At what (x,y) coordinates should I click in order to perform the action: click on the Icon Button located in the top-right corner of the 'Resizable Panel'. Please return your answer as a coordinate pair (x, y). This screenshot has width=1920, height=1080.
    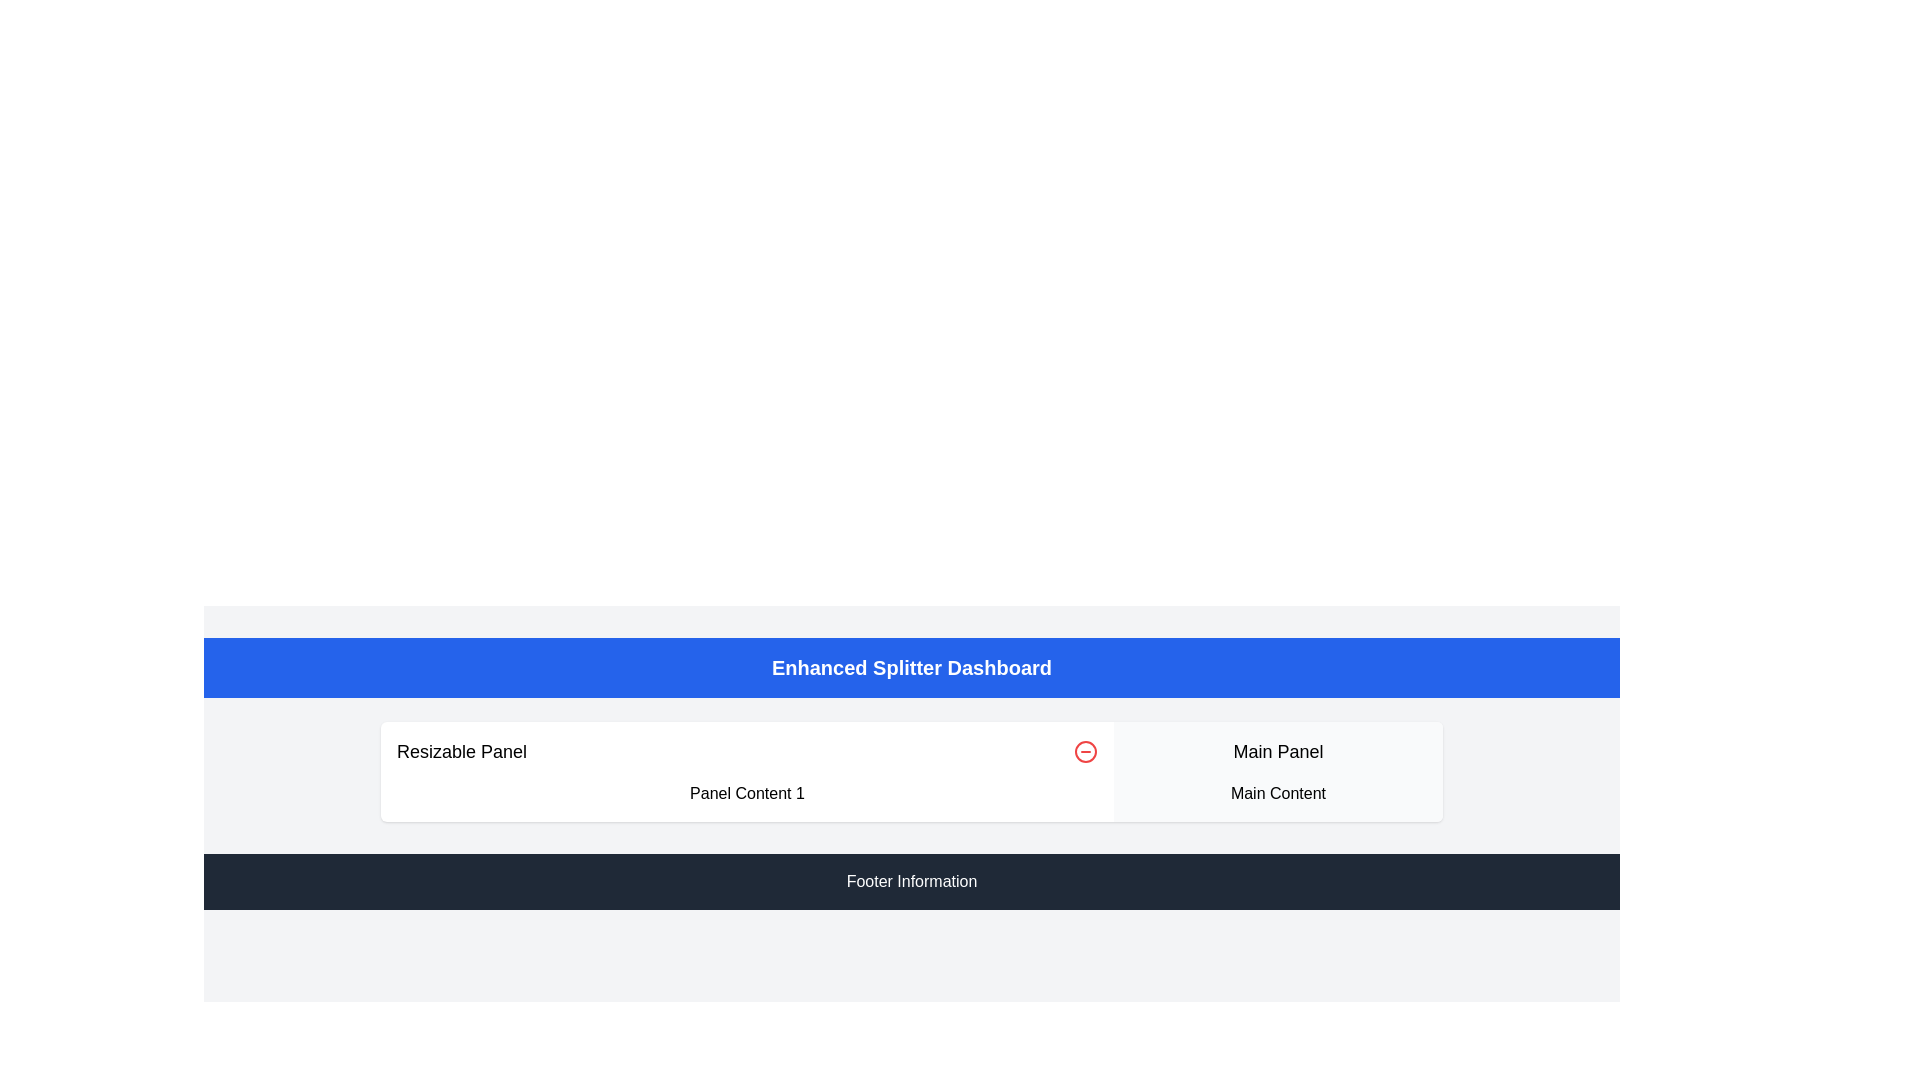
    Looking at the image, I should click on (1084, 752).